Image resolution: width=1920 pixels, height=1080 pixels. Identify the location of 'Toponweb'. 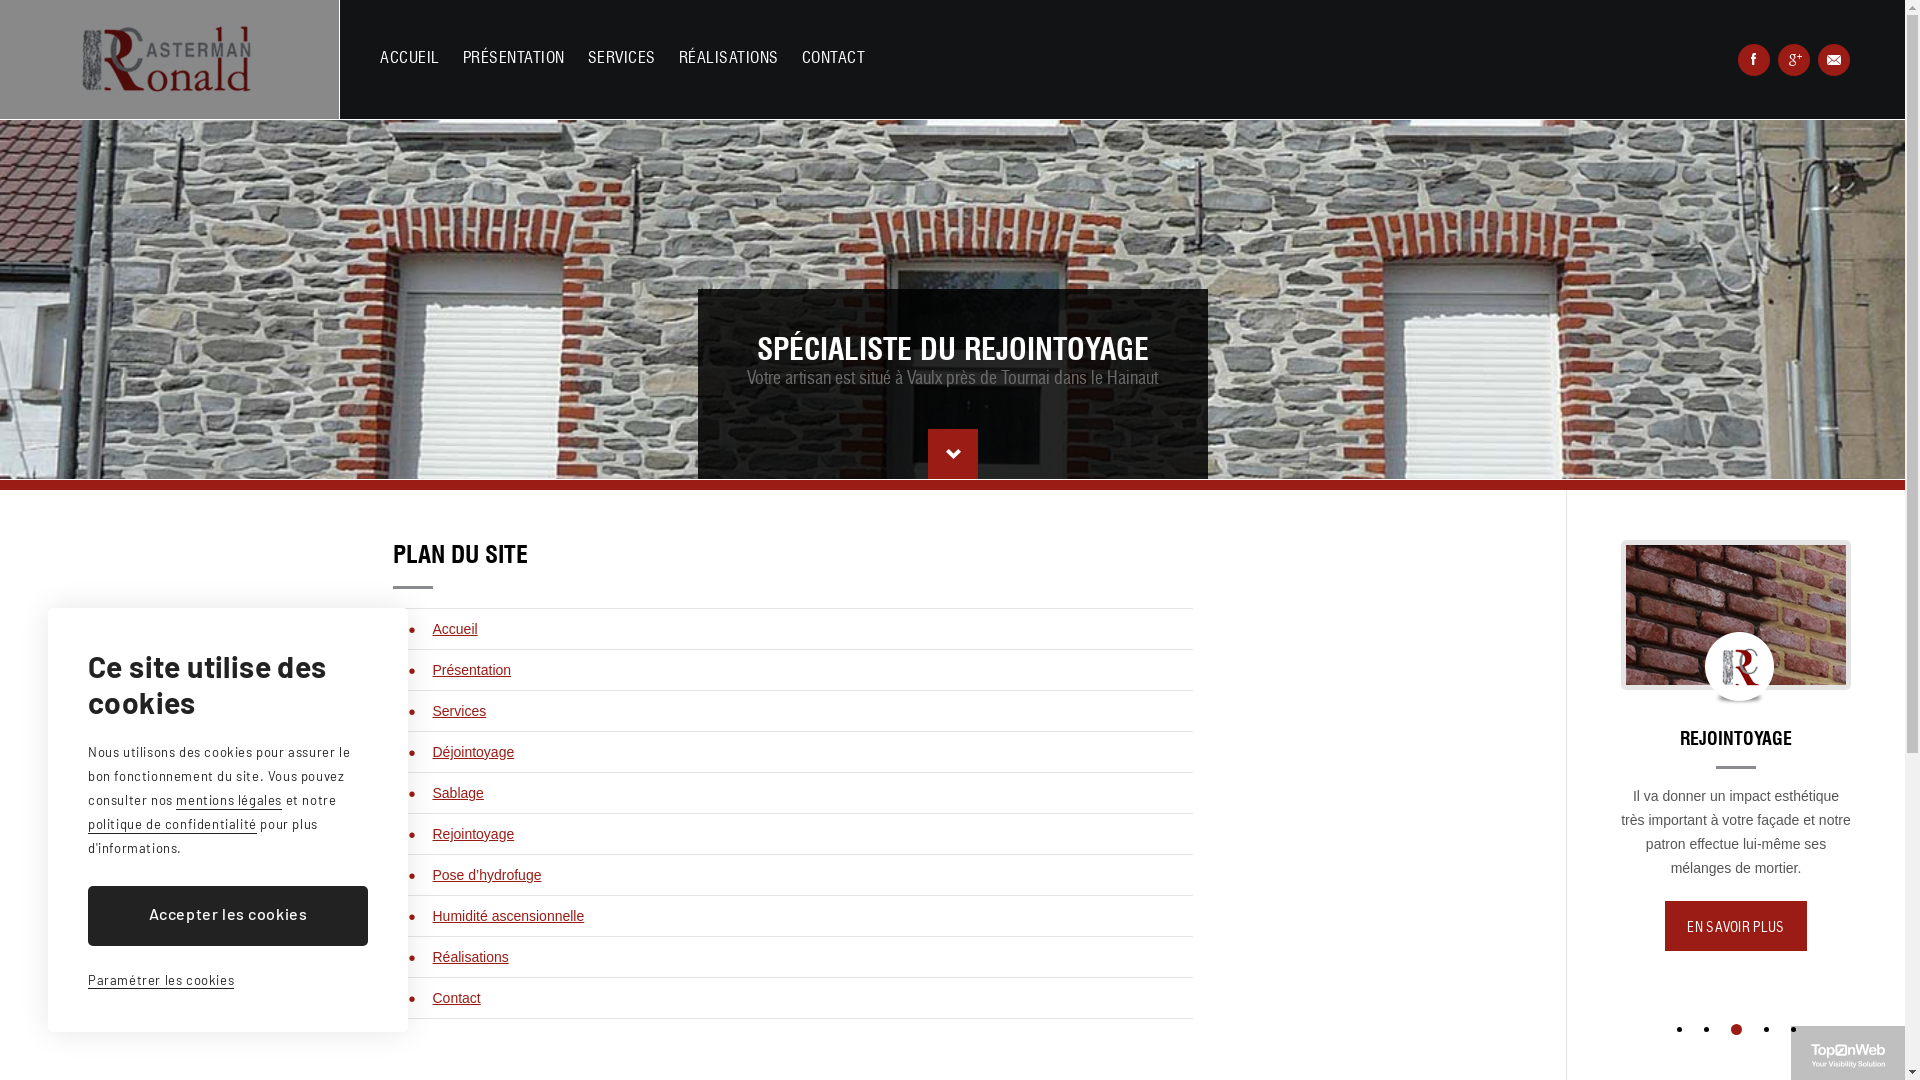
(1810, 1055).